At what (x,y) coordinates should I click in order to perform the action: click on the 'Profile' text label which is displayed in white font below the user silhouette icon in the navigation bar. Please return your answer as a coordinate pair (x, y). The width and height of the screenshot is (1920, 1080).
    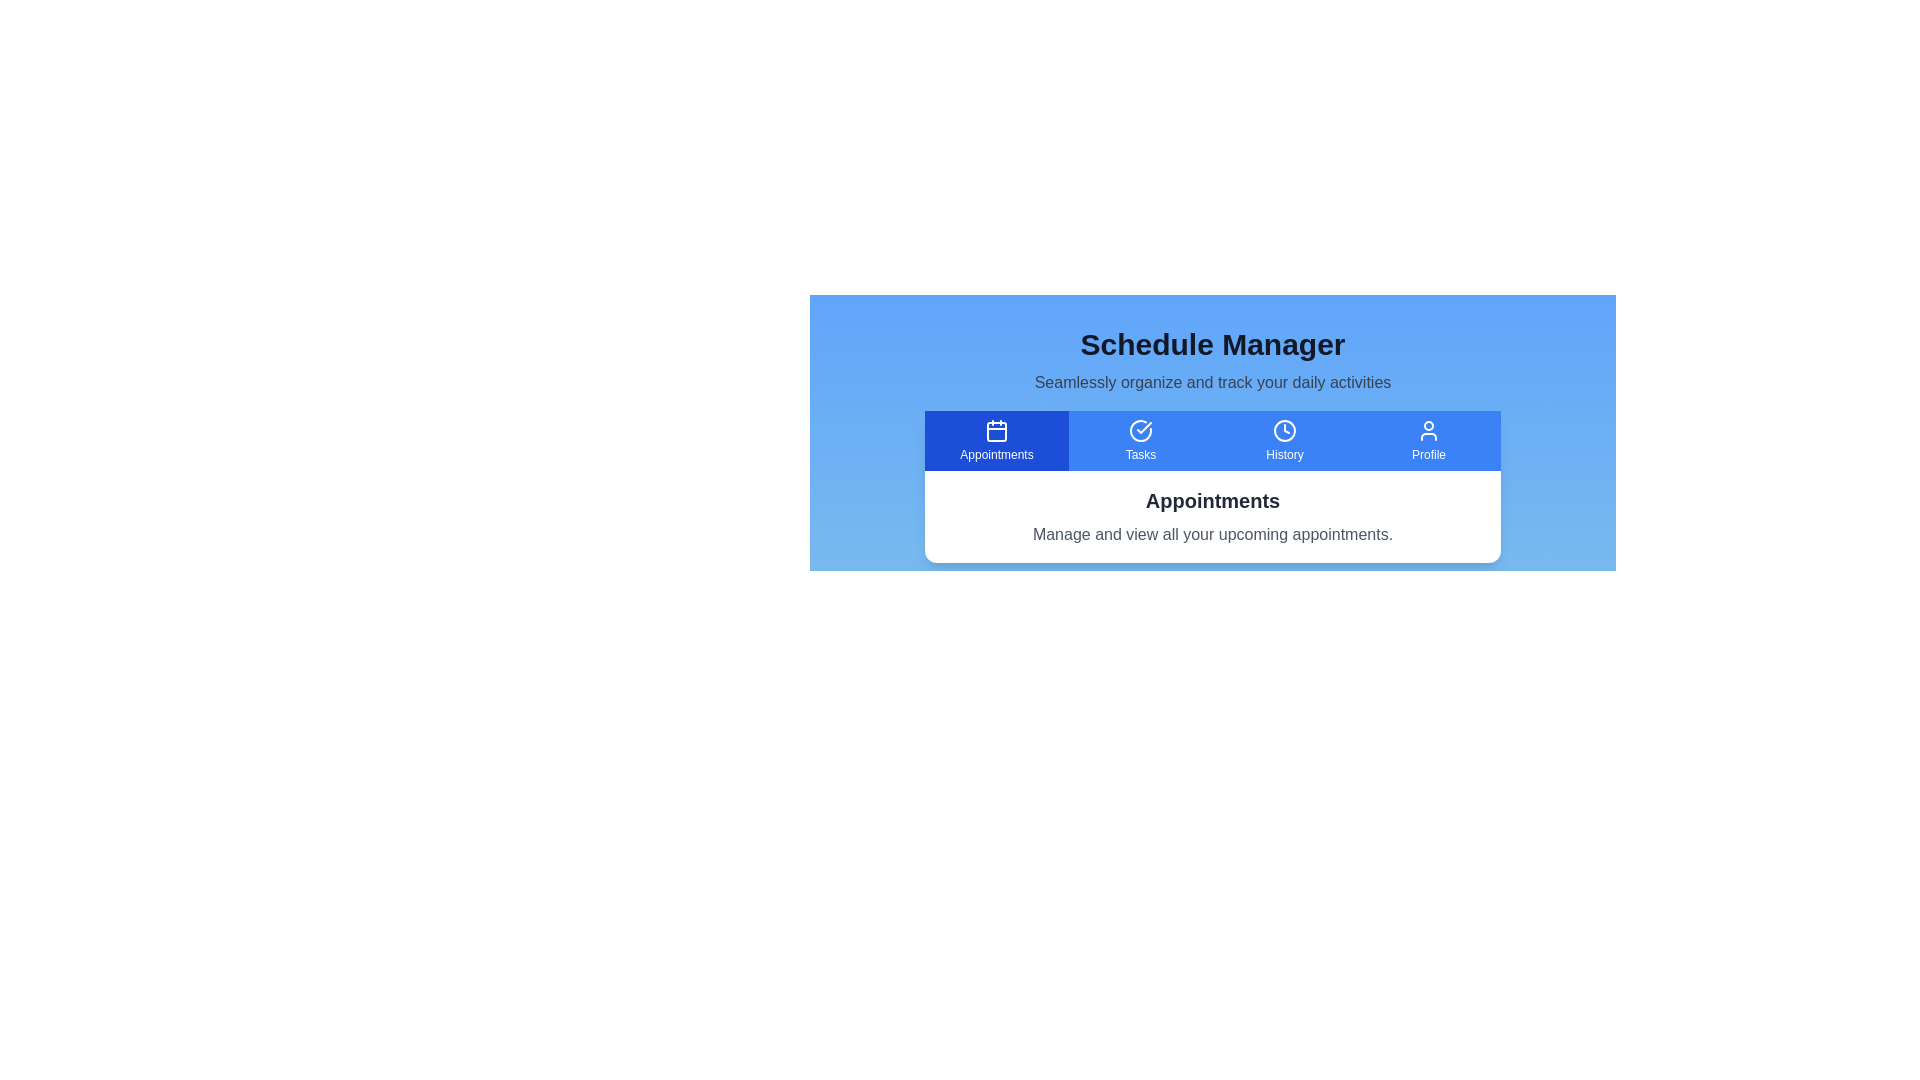
    Looking at the image, I should click on (1428, 455).